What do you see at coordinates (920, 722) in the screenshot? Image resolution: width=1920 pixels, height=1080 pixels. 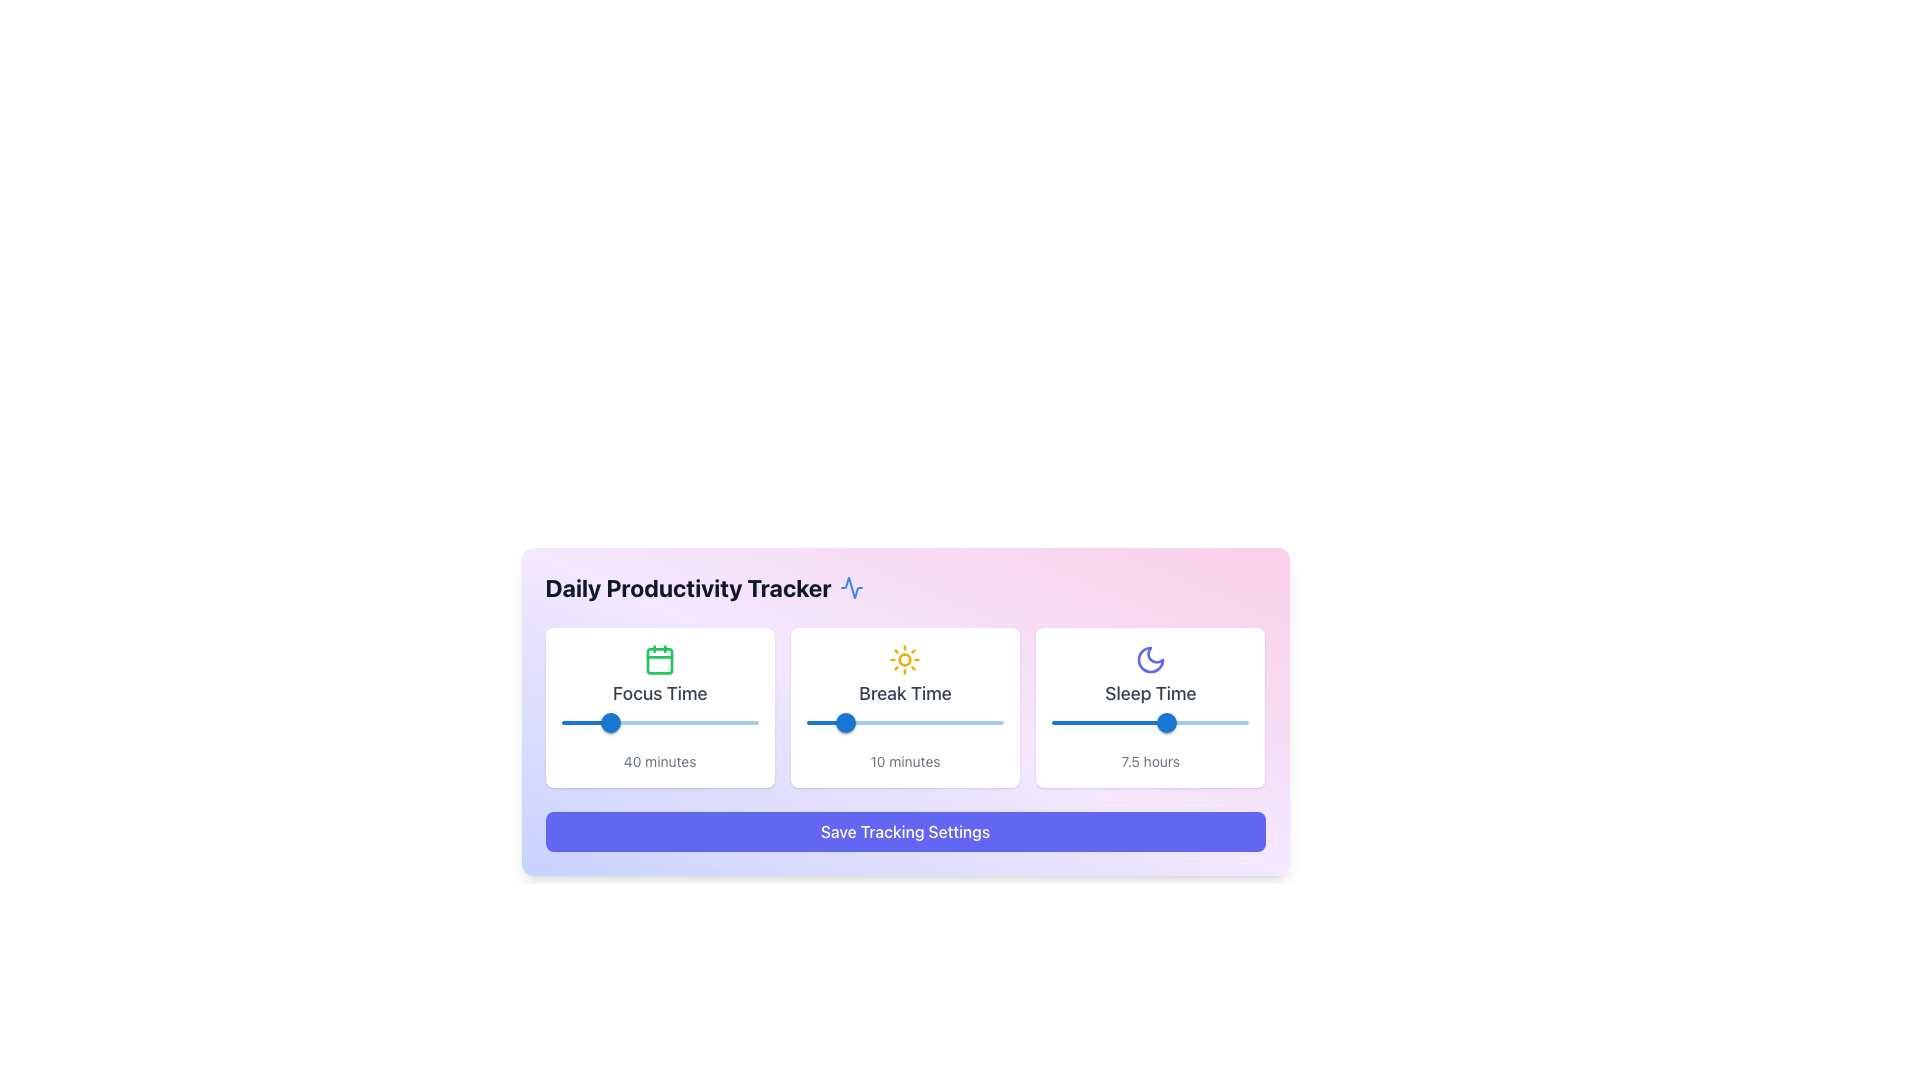 I see `break time` at bounding box center [920, 722].